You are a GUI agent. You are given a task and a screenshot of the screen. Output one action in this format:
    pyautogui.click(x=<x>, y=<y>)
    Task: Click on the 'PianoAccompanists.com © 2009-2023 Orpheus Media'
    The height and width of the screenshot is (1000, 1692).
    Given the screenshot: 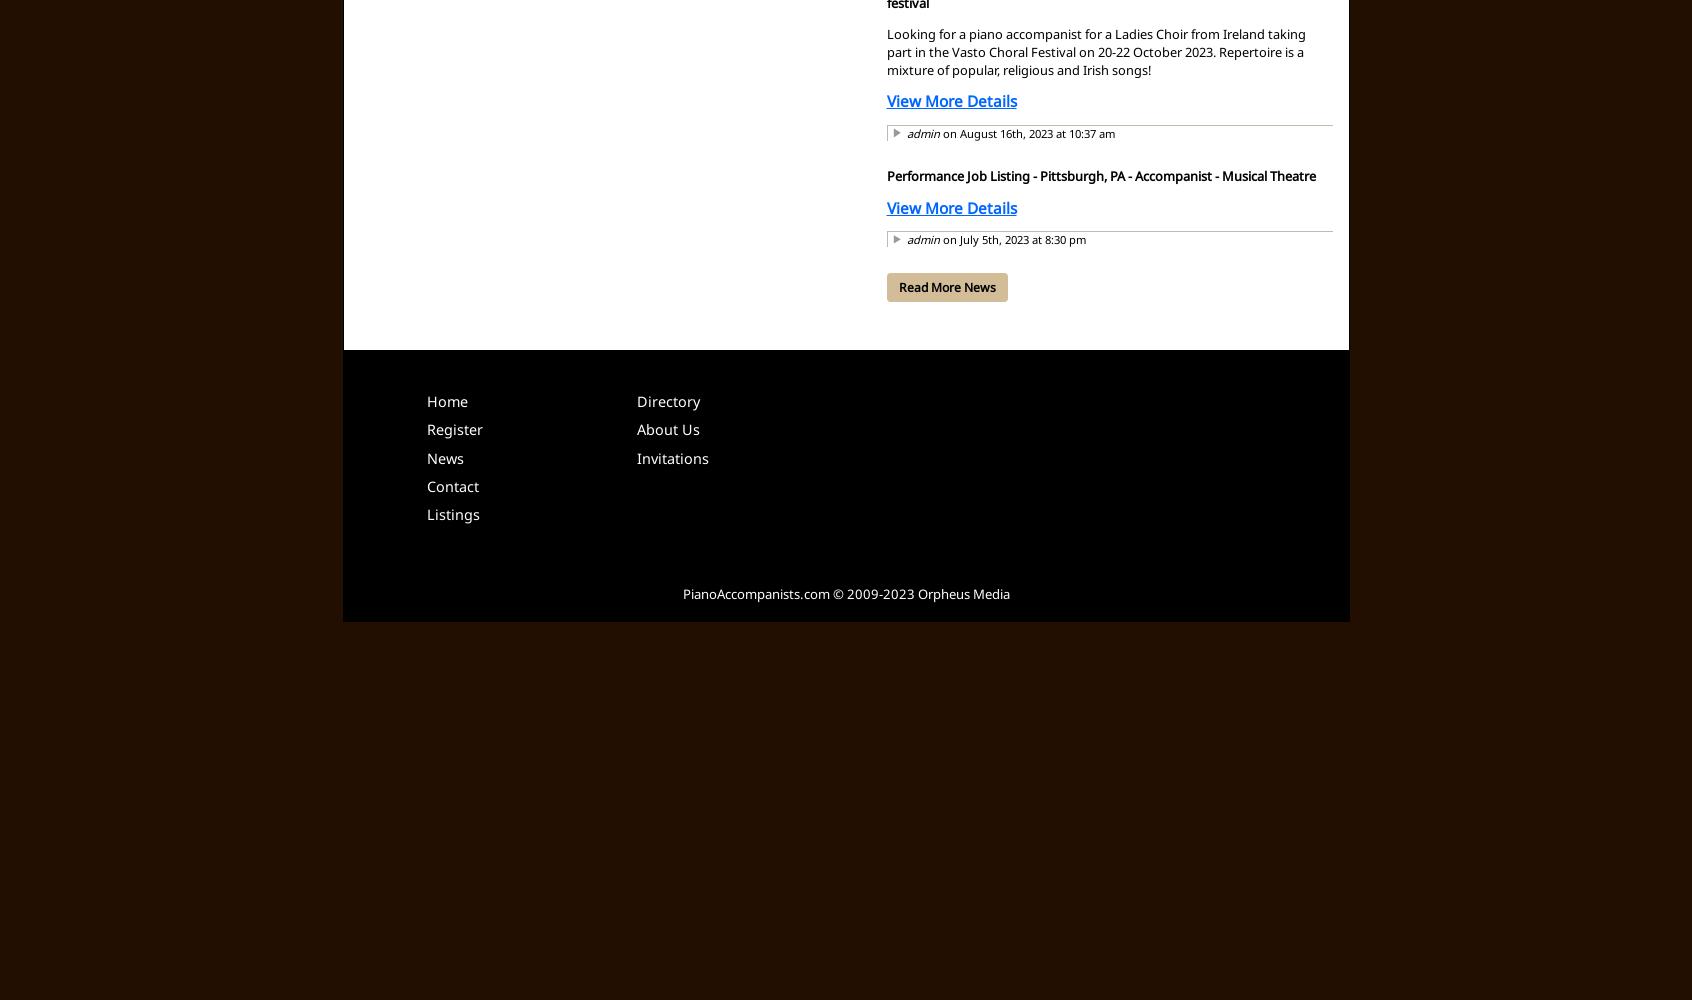 What is the action you would take?
    pyautogui.click(x=845, y=592)
    